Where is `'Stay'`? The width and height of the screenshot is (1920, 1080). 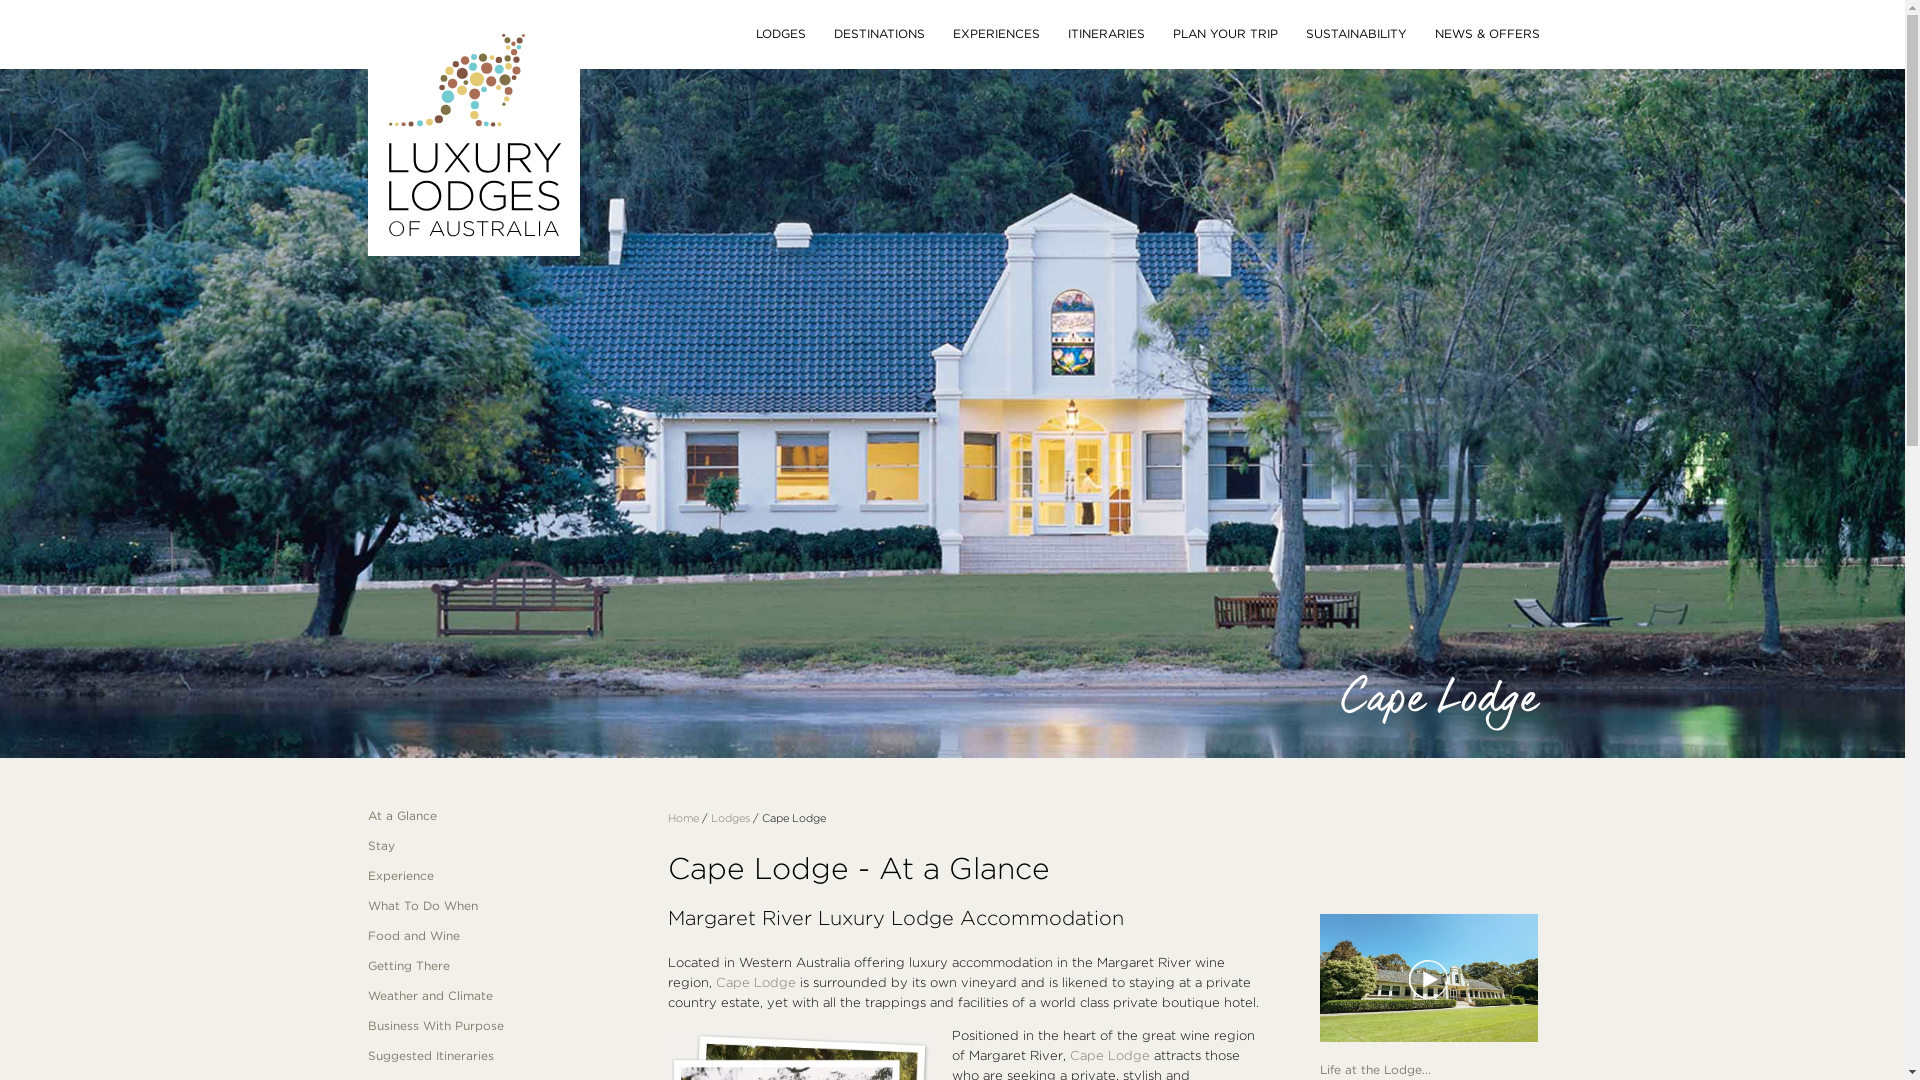
'Stay' is located at coordinates (503, 845).